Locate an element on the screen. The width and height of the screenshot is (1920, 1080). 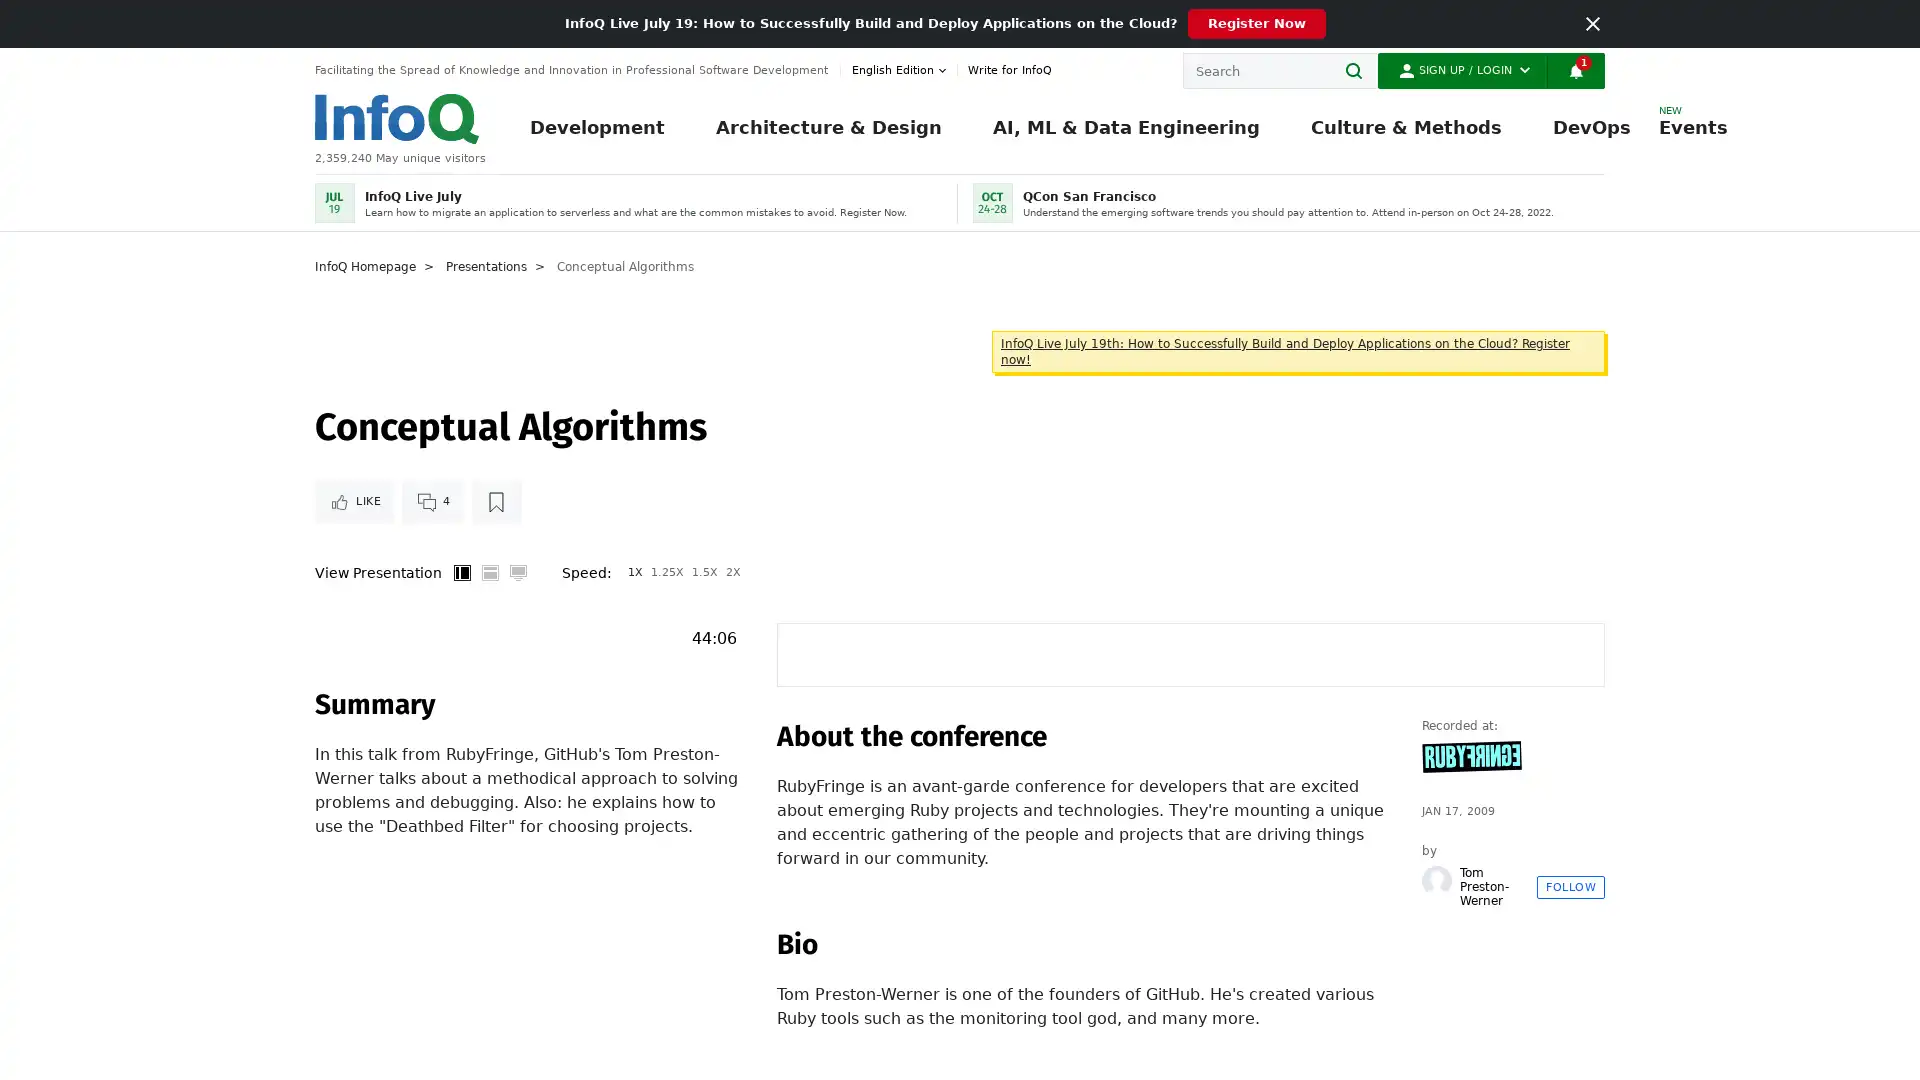
Read later is located at coordinates (495, 500).